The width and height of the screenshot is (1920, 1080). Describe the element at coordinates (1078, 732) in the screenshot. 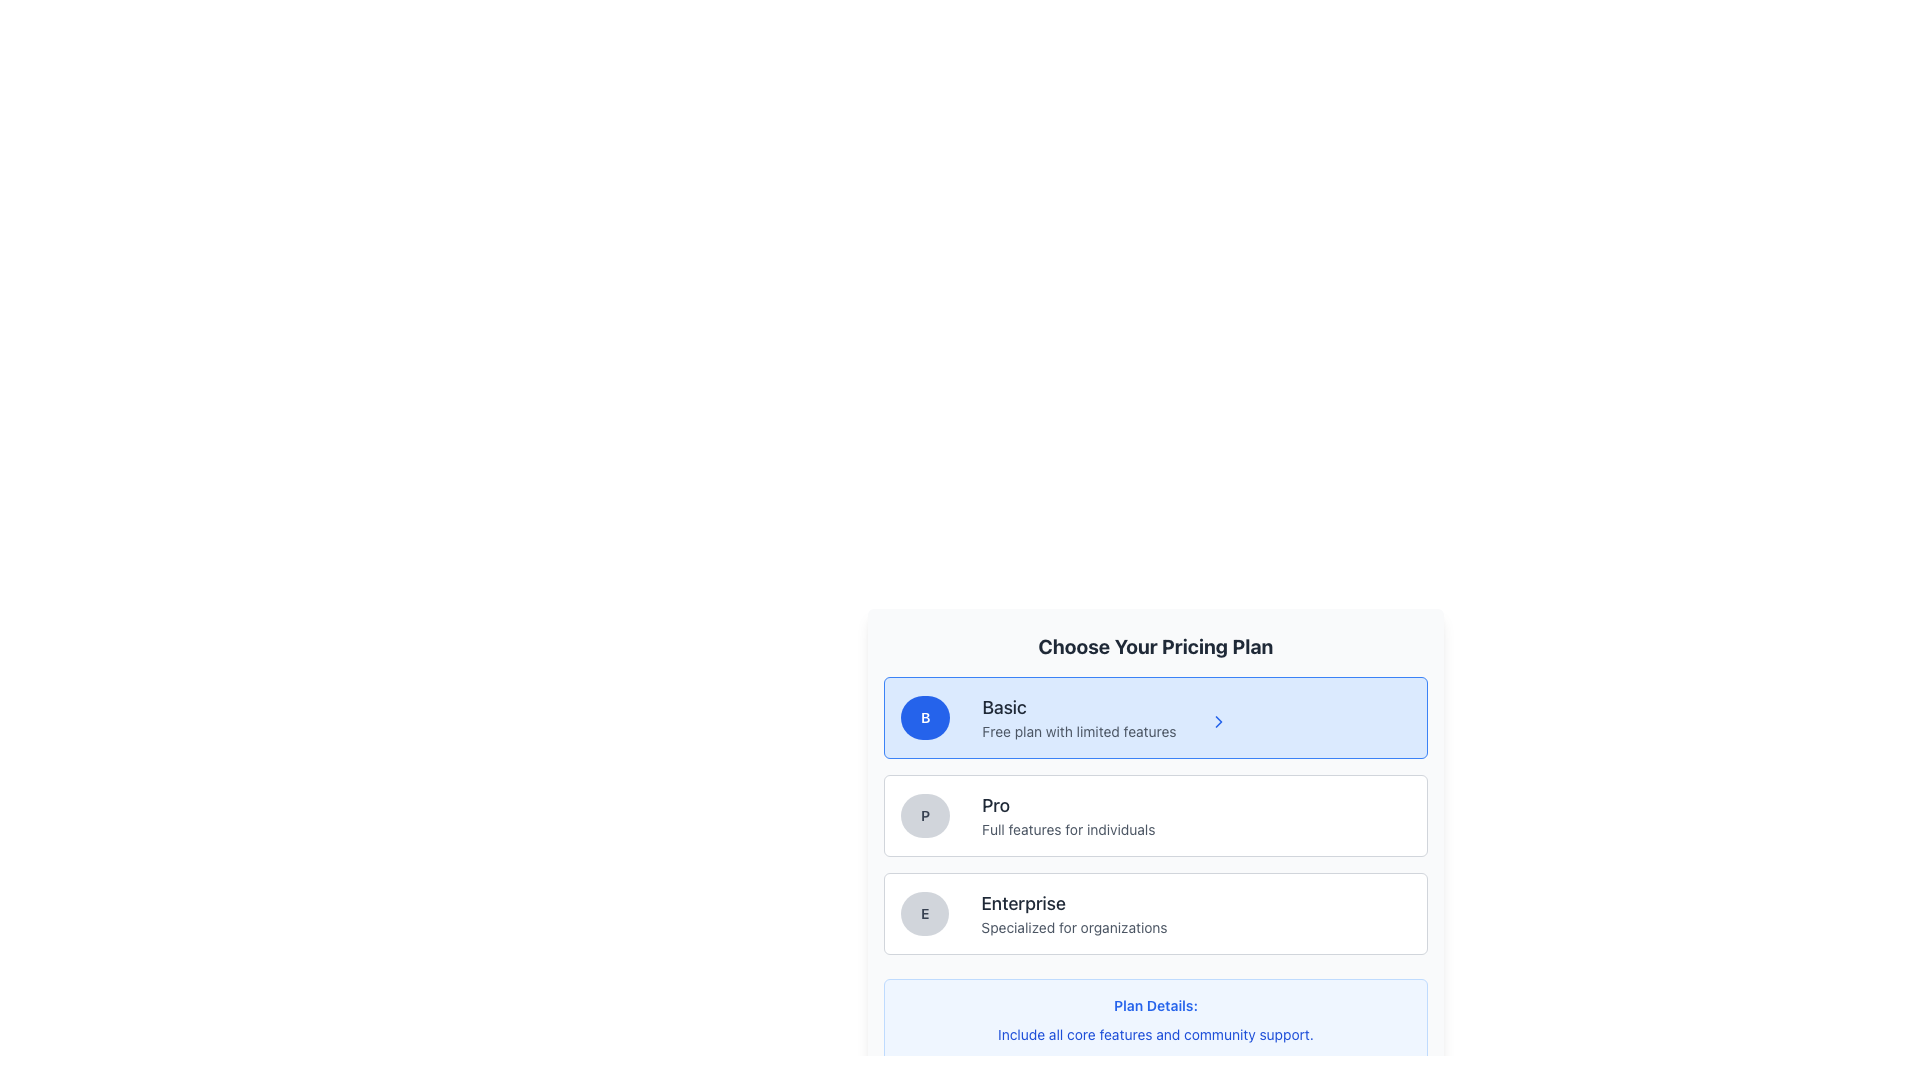

I see `the textual description reading 'Free plan with limited features.' which is located beneath the title 'Basic' in the pricing plan card` at that location.